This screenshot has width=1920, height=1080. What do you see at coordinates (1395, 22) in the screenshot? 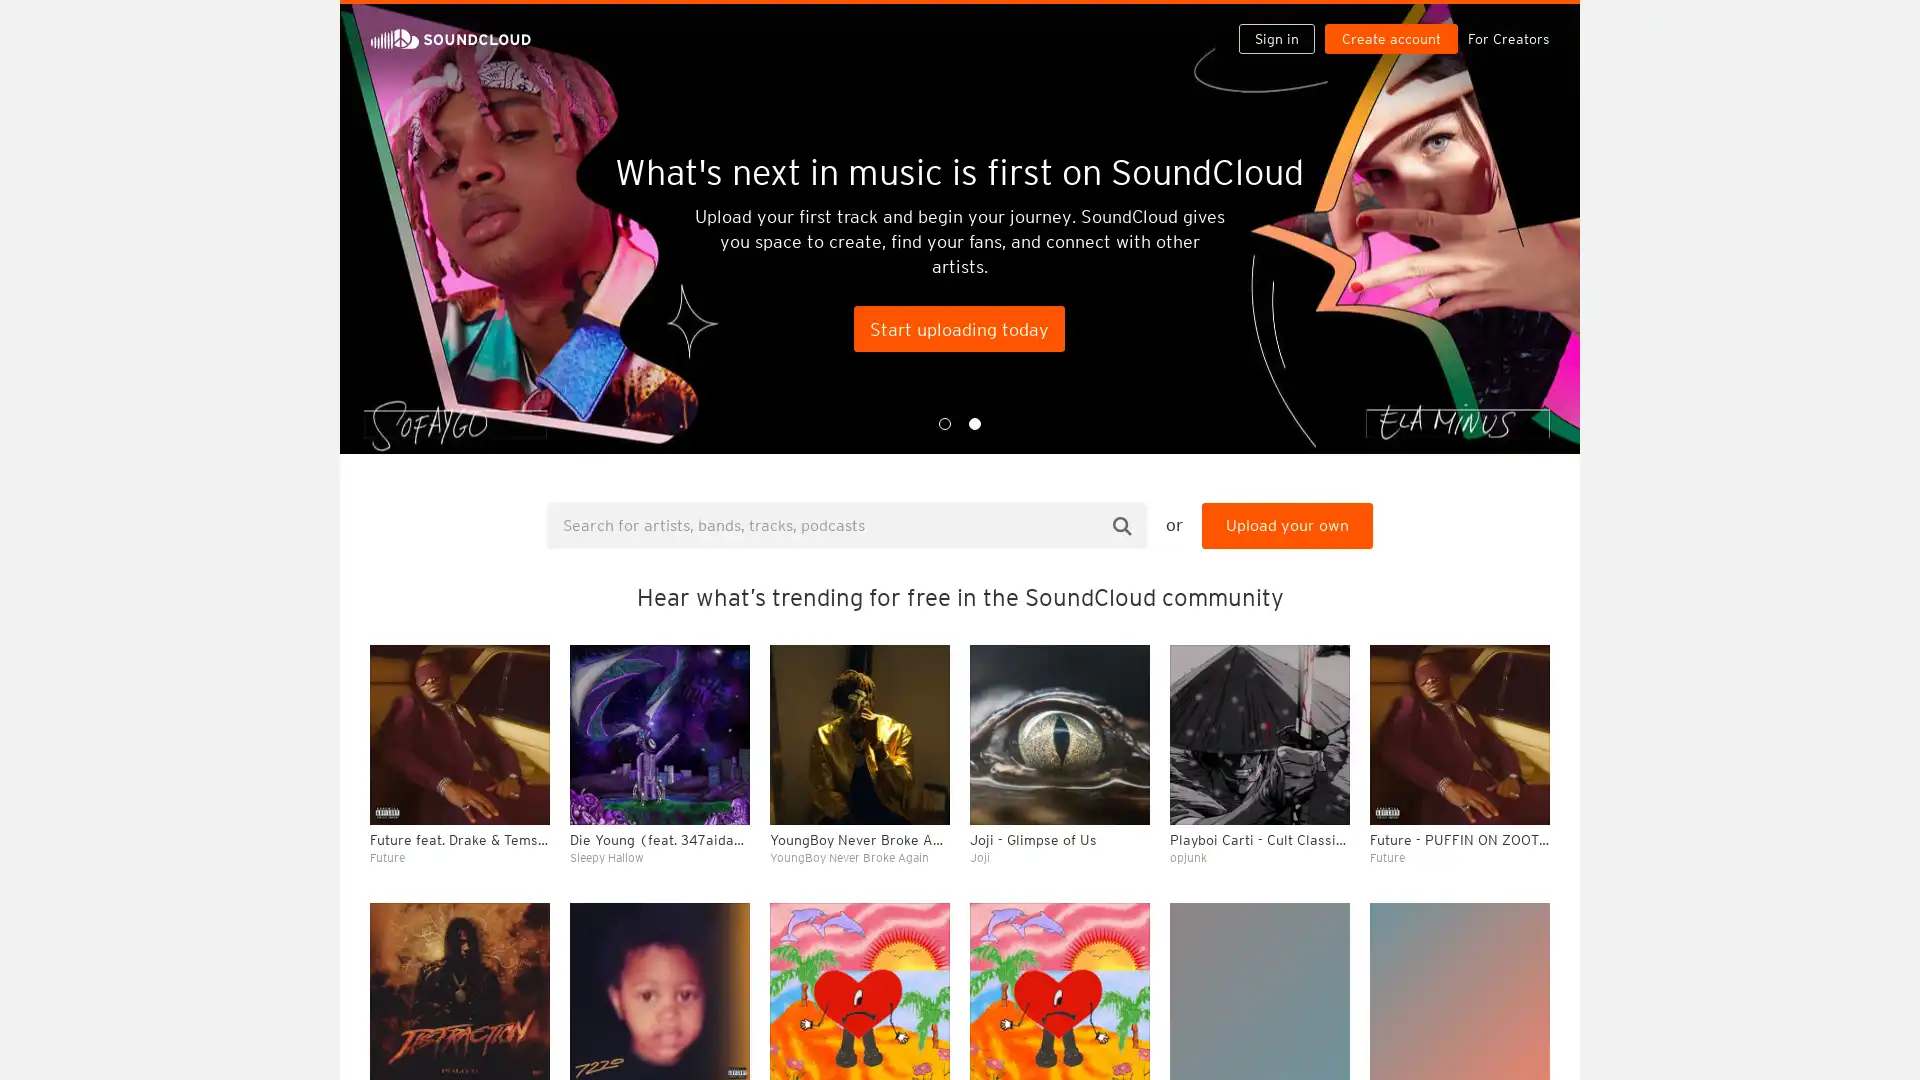
I see `Create a SoundCloud account` at bounding box center [1395, 22].